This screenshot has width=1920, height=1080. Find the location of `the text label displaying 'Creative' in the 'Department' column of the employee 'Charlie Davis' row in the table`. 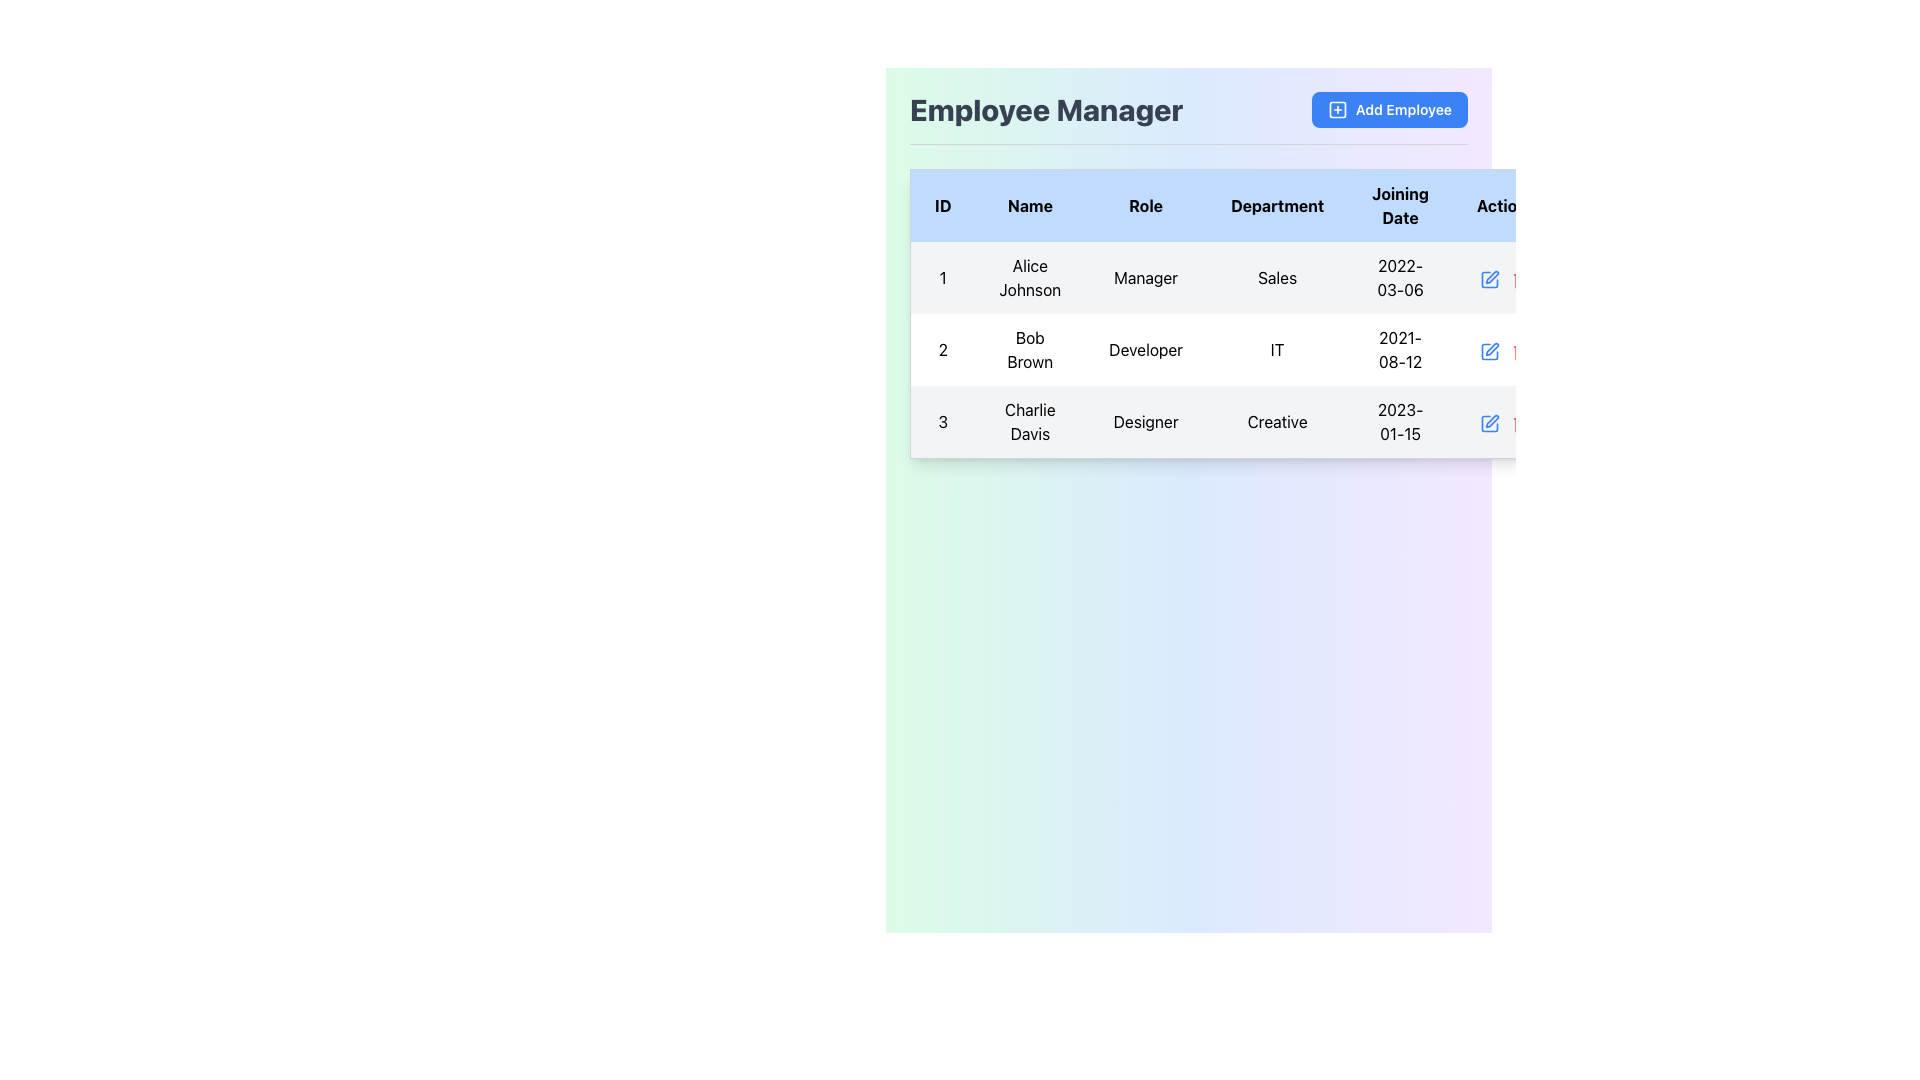

the text label displaying 'Creative' in the 'Department' column of the employee 'Charlie Davis' row in the table is located at coordinates (1276, 421).